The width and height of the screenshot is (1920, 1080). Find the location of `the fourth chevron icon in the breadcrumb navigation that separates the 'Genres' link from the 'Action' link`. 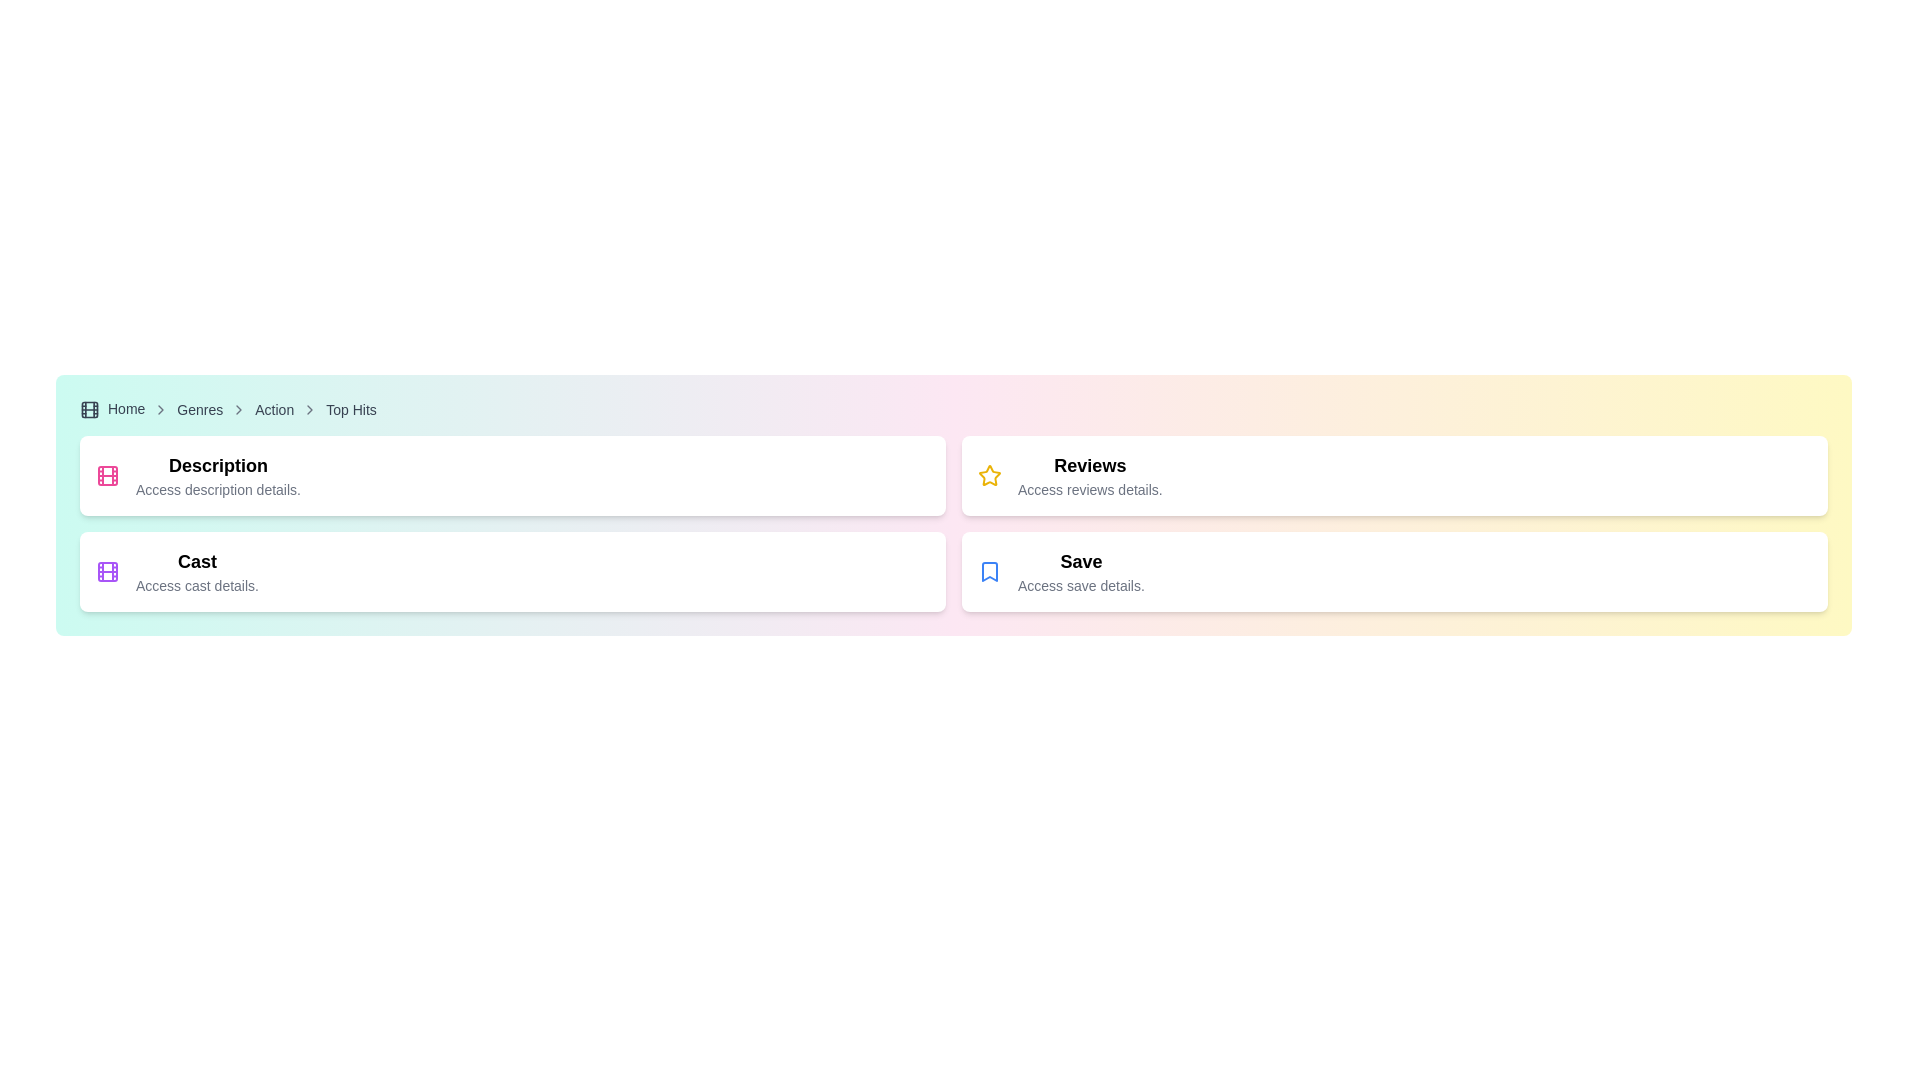

the fourth chevron icon in the breadcrumb navigation that separates the 'Genres' link from the 'Action' link is located at coordinates (239, 408).